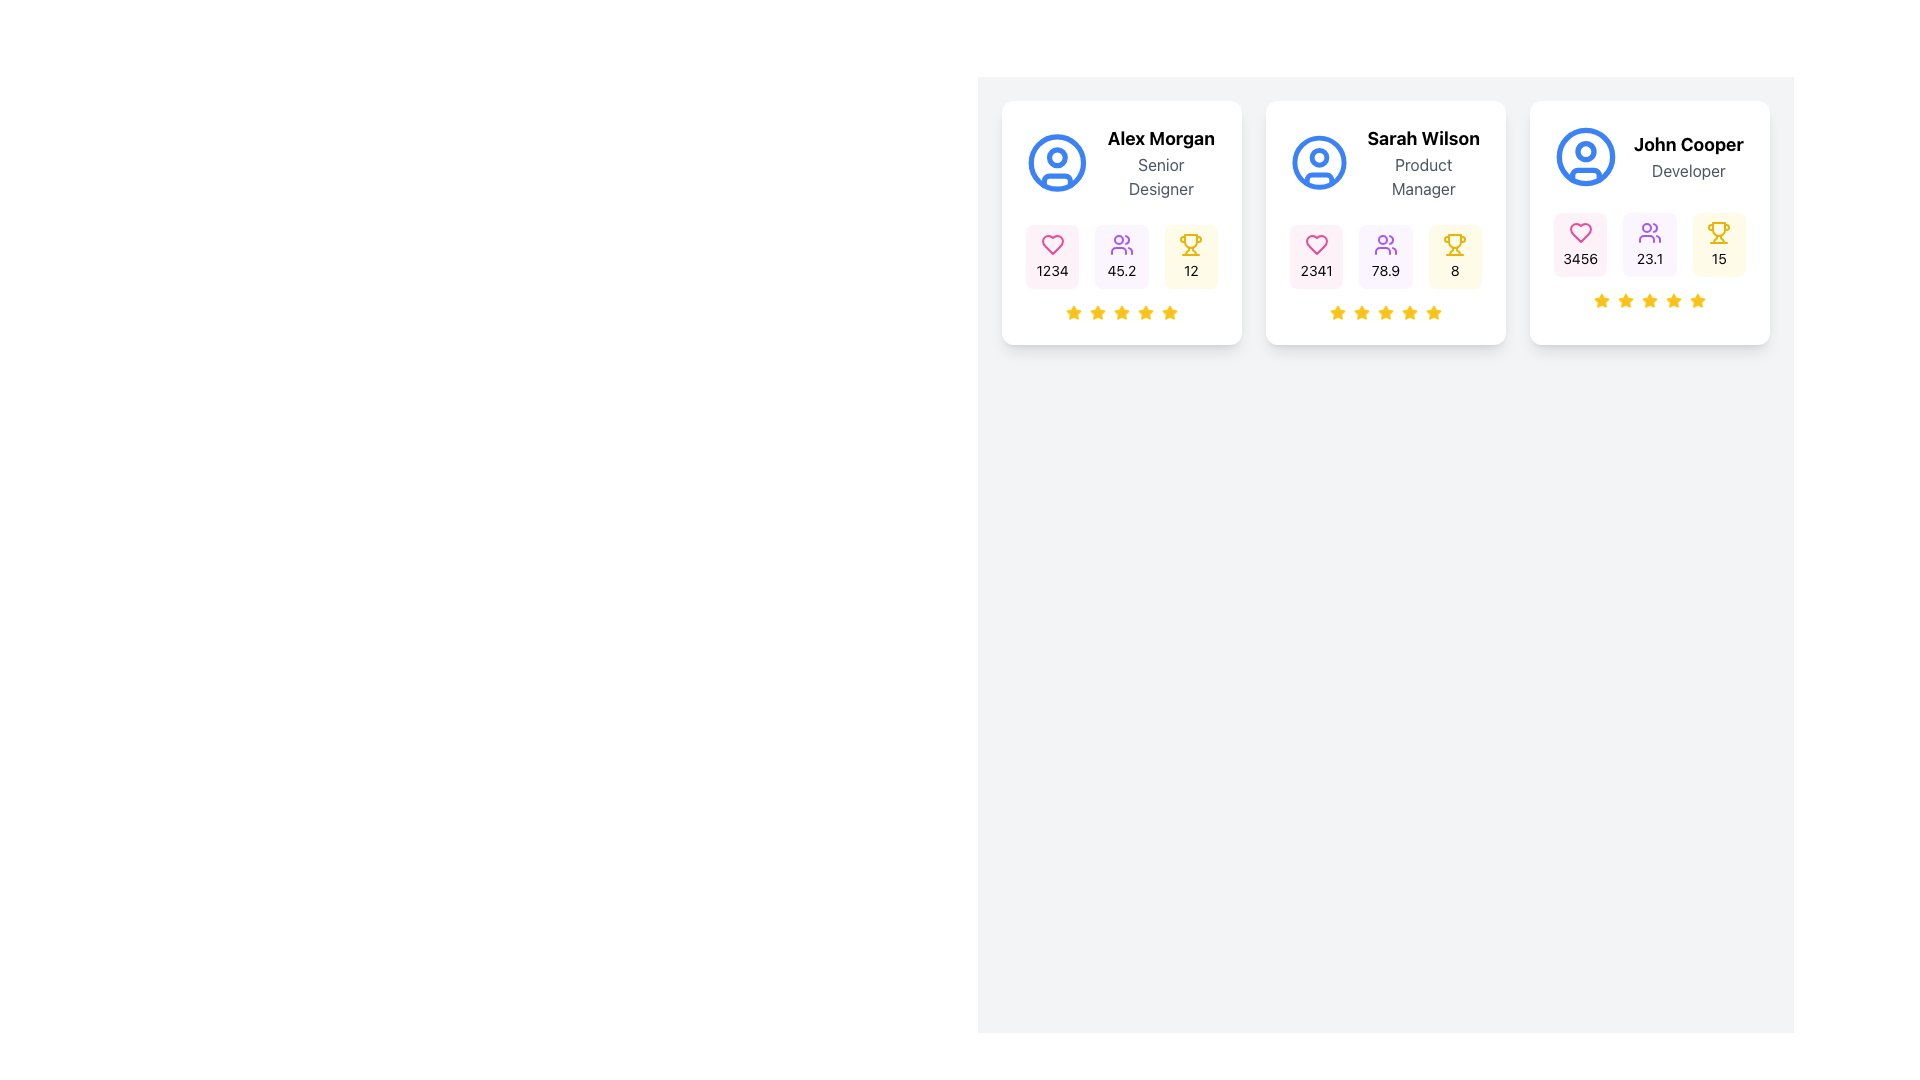  Describe the element at coordinates (1455, 256) in the screenshot. I see `the awards, achievements, or trophies icon and text combination located in the bottom row of Sarah Wilson's card, specifically the third from the left position` at that location.